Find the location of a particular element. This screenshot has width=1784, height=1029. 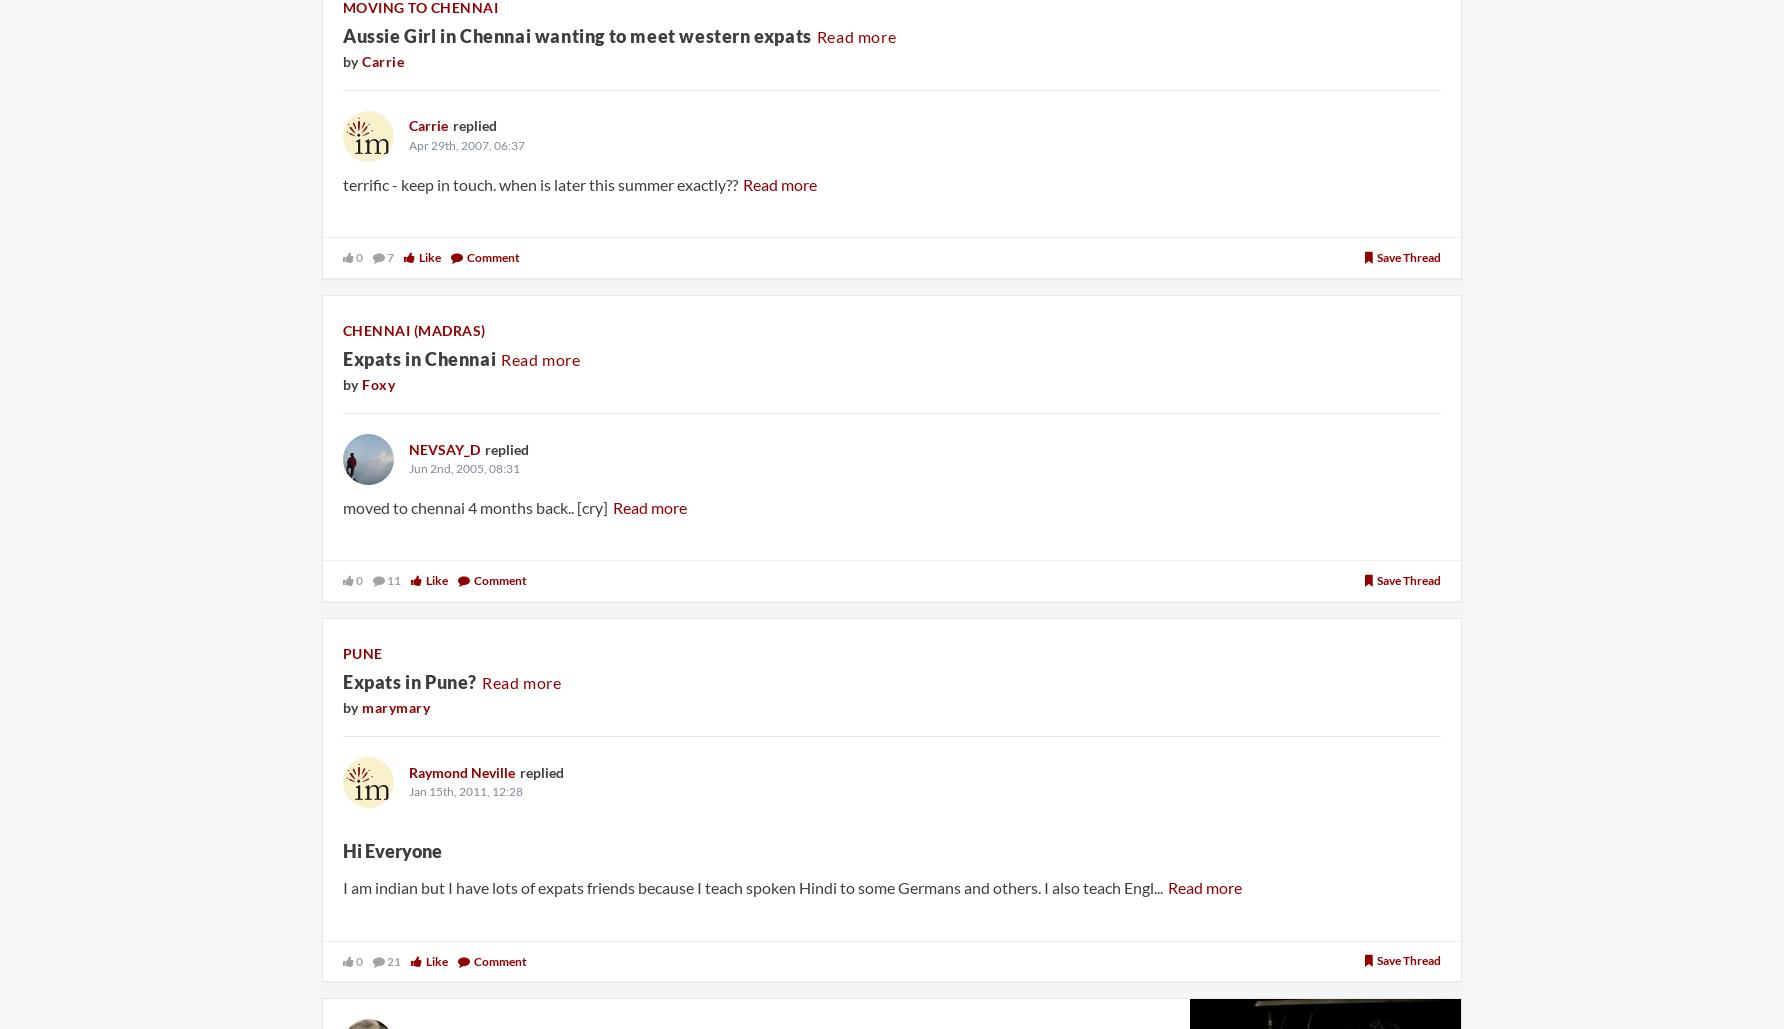

'Apr 29th, 2007, 06:37' is located at coordinates (467, 144).